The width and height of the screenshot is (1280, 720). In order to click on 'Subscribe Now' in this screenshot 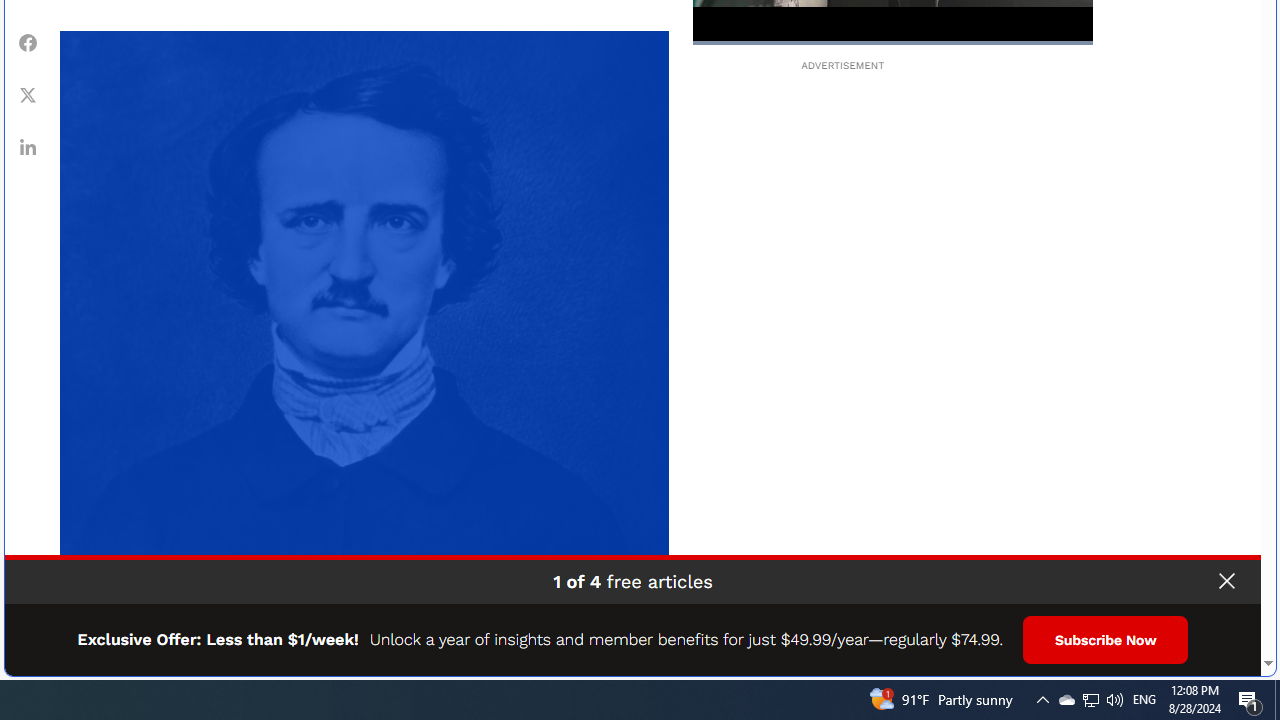, I will do `click(1104, 640)`.